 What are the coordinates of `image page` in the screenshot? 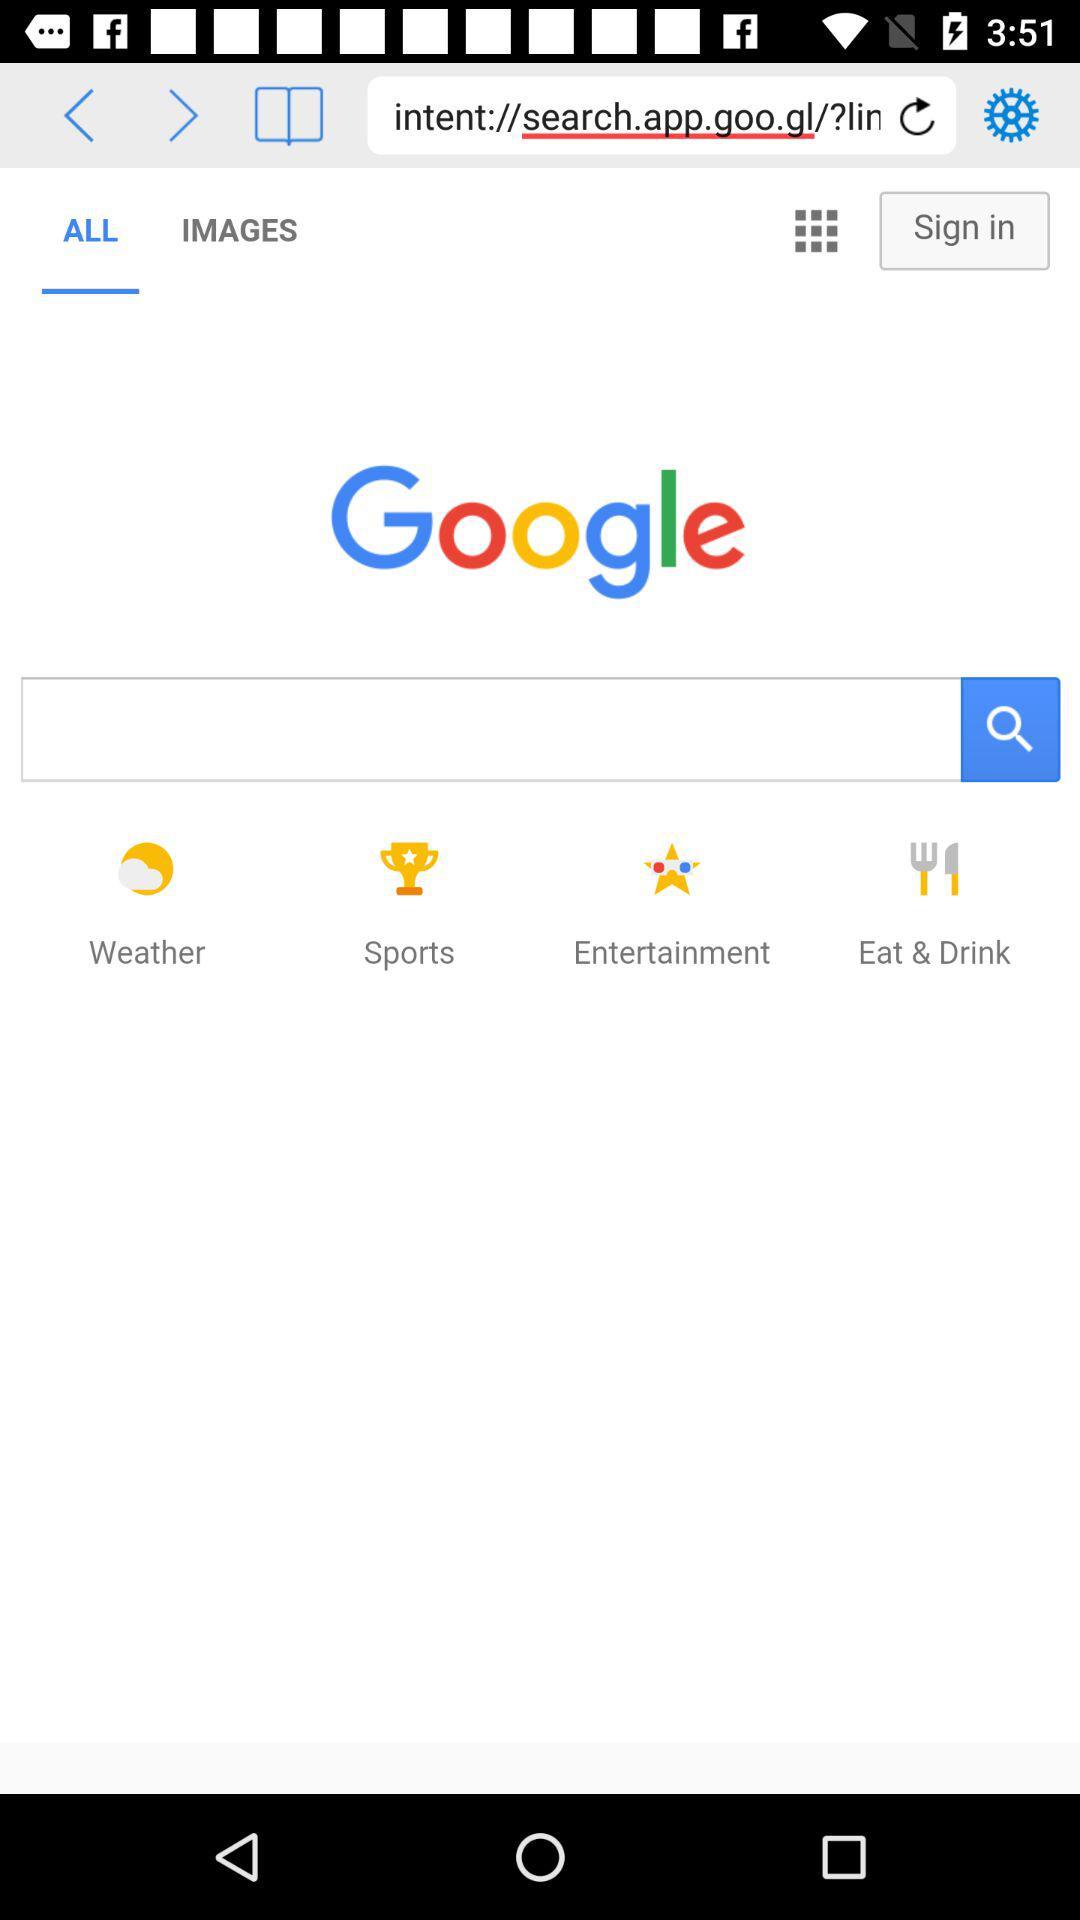 It's located at (288, 114).